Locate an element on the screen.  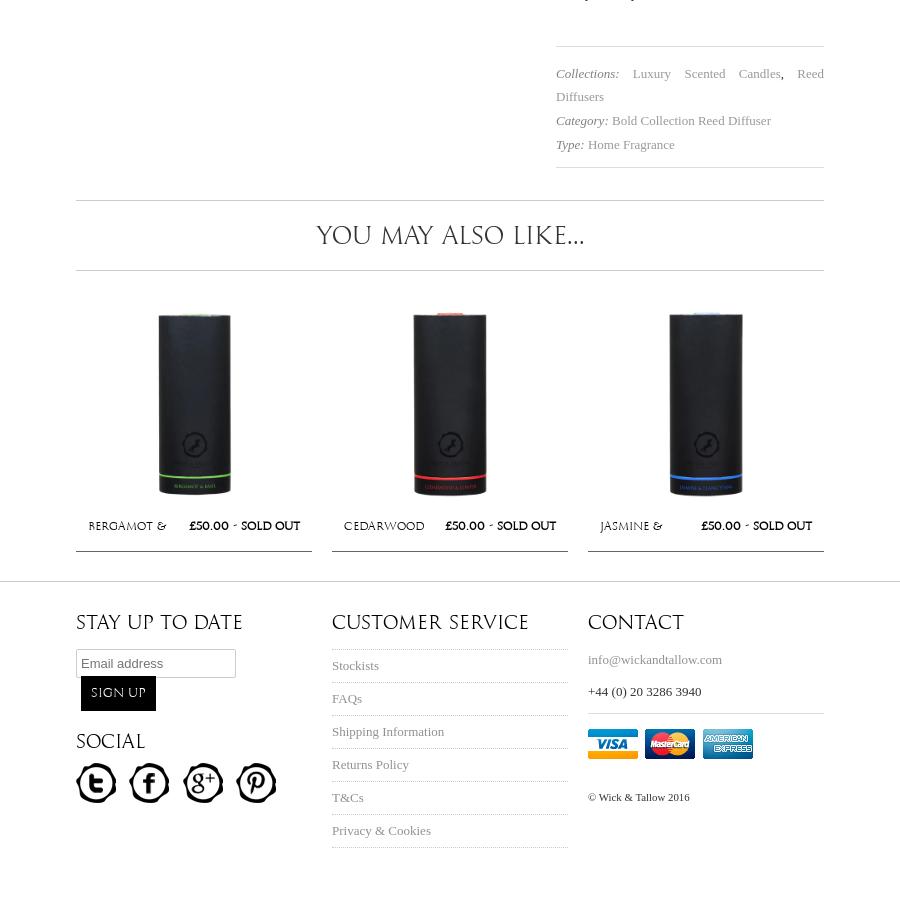
'Collections:' is located at coordinates (555, 71).